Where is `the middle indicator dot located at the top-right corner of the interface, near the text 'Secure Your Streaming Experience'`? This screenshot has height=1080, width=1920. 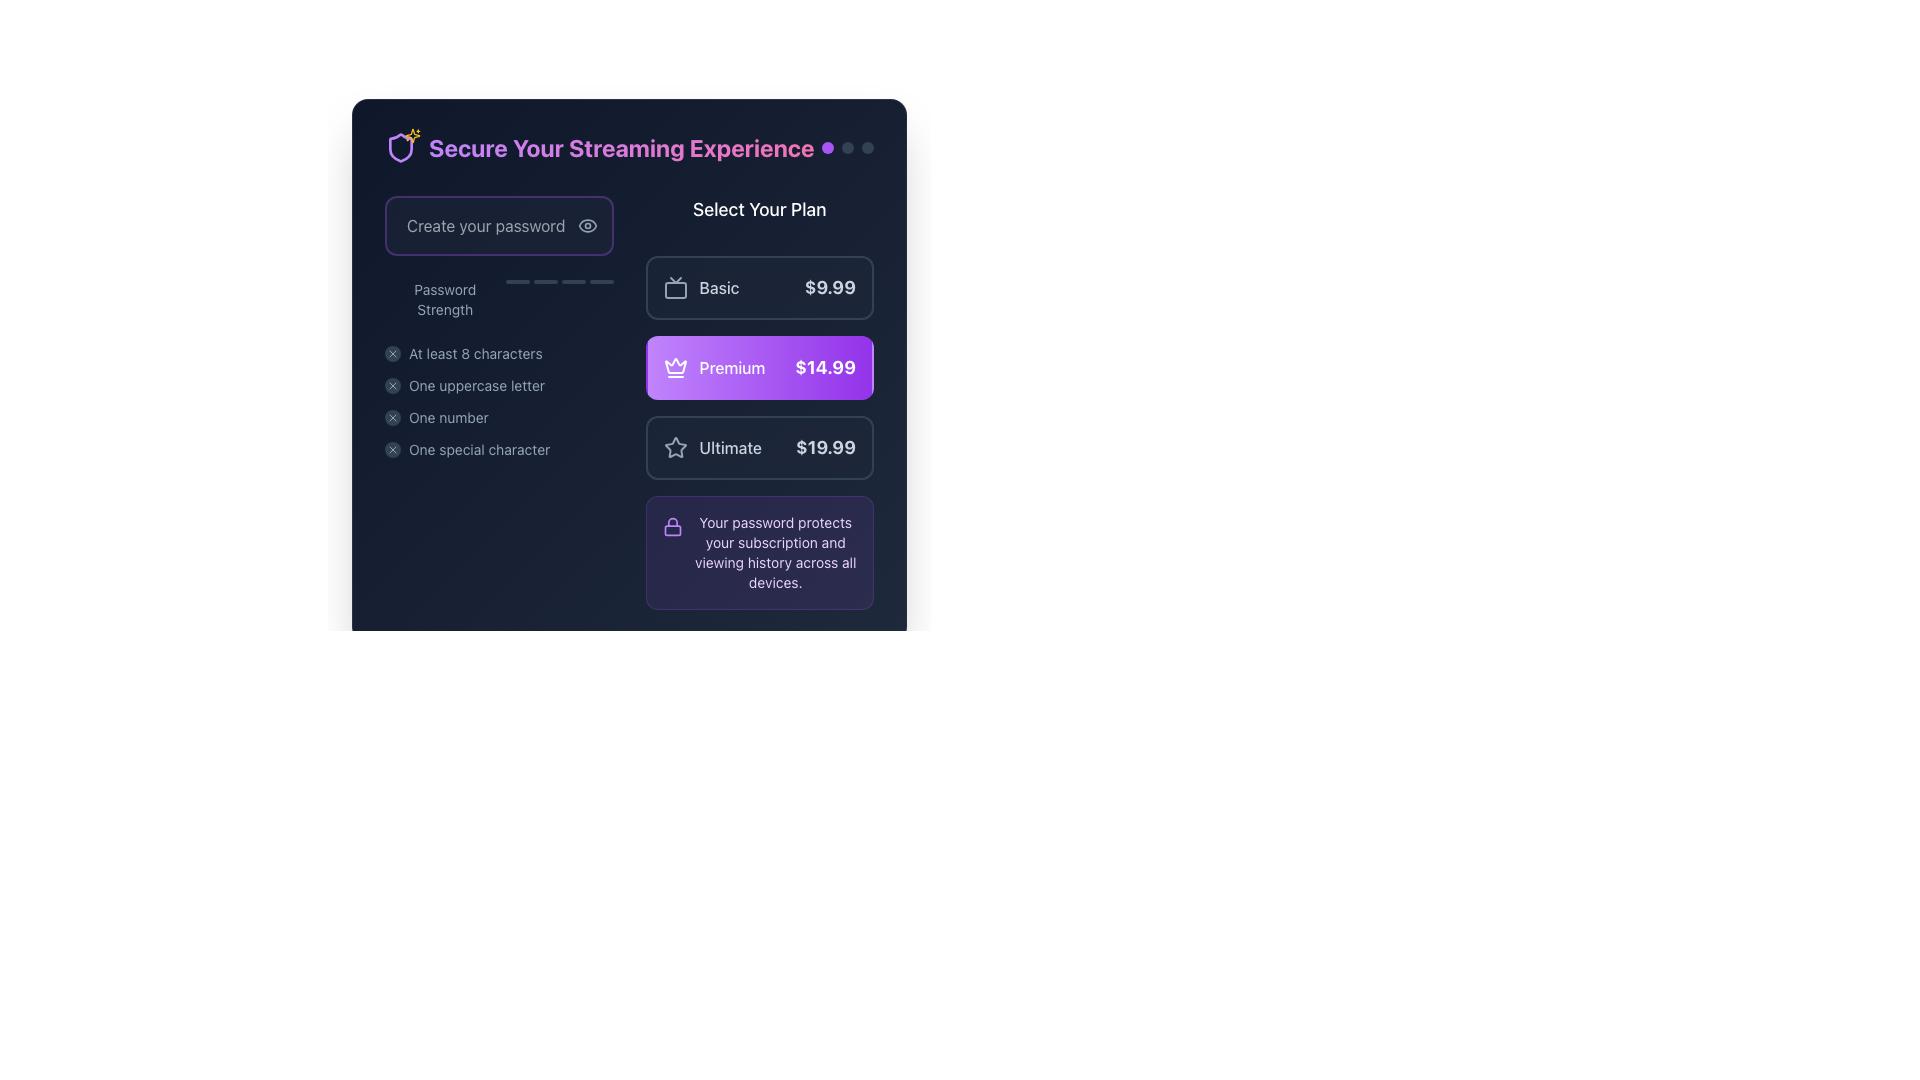 the middle indicator dot located at the top-right corner of the interface, near the text 'Secure Your Streaming Experience' is located at coordinates (848, 146).